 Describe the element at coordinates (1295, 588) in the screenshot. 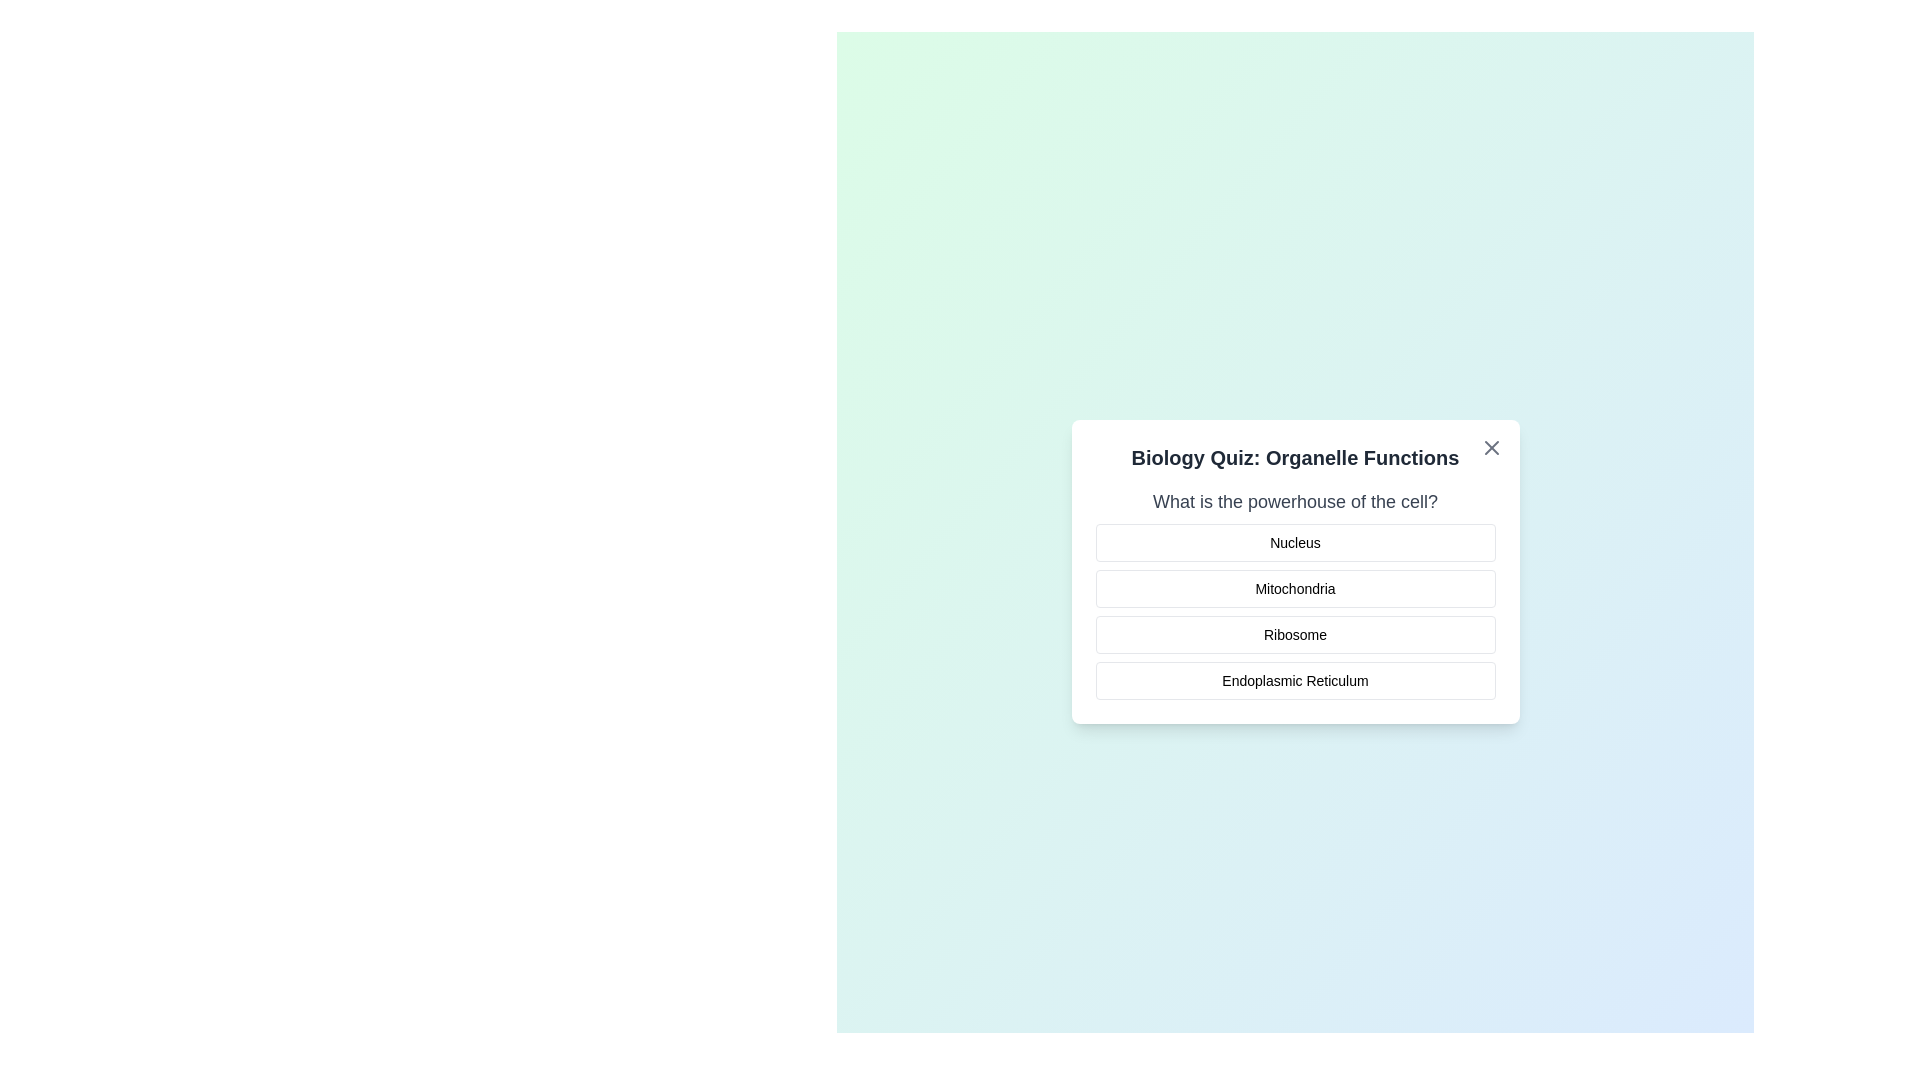

I see `the answer option Mitochondria to select it` at that location.